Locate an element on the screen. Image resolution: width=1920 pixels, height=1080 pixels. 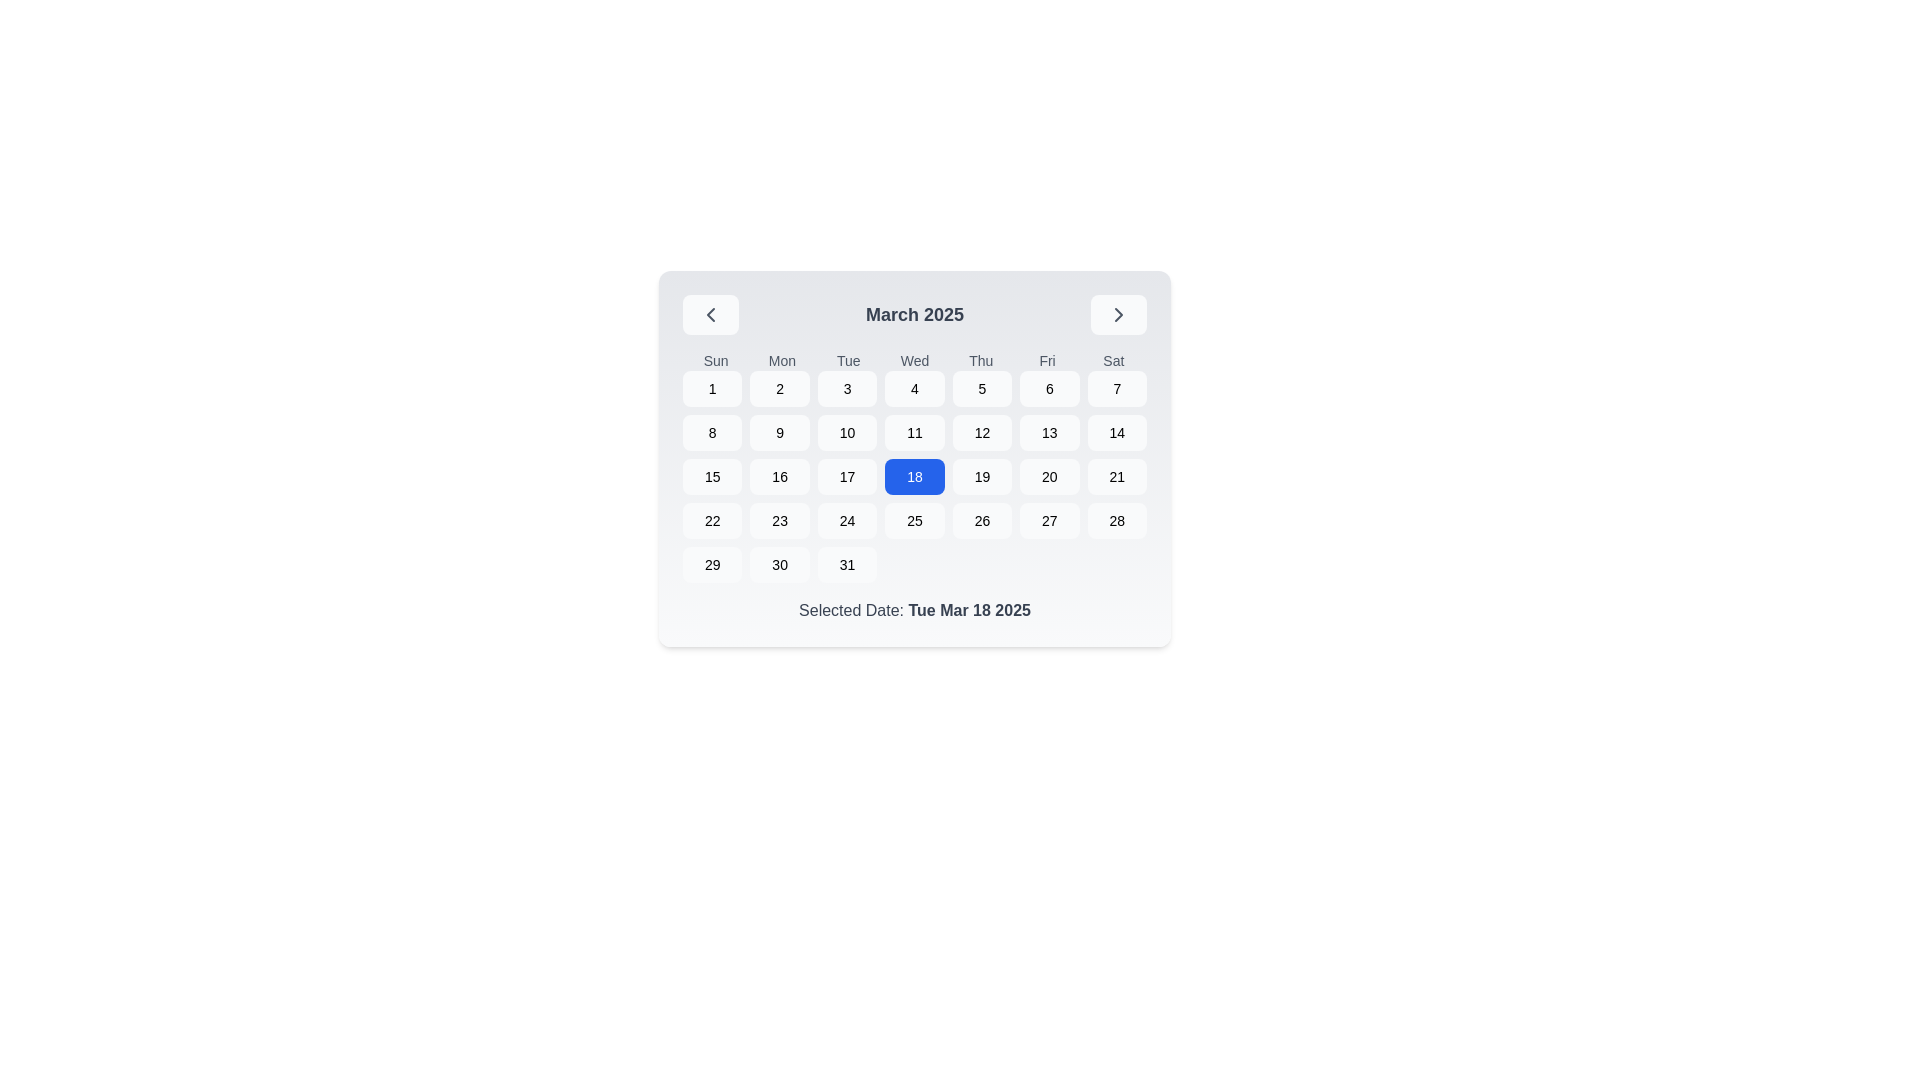
the selectable calendar date cell displaying the number '11' is located at coordinates (914, 431).